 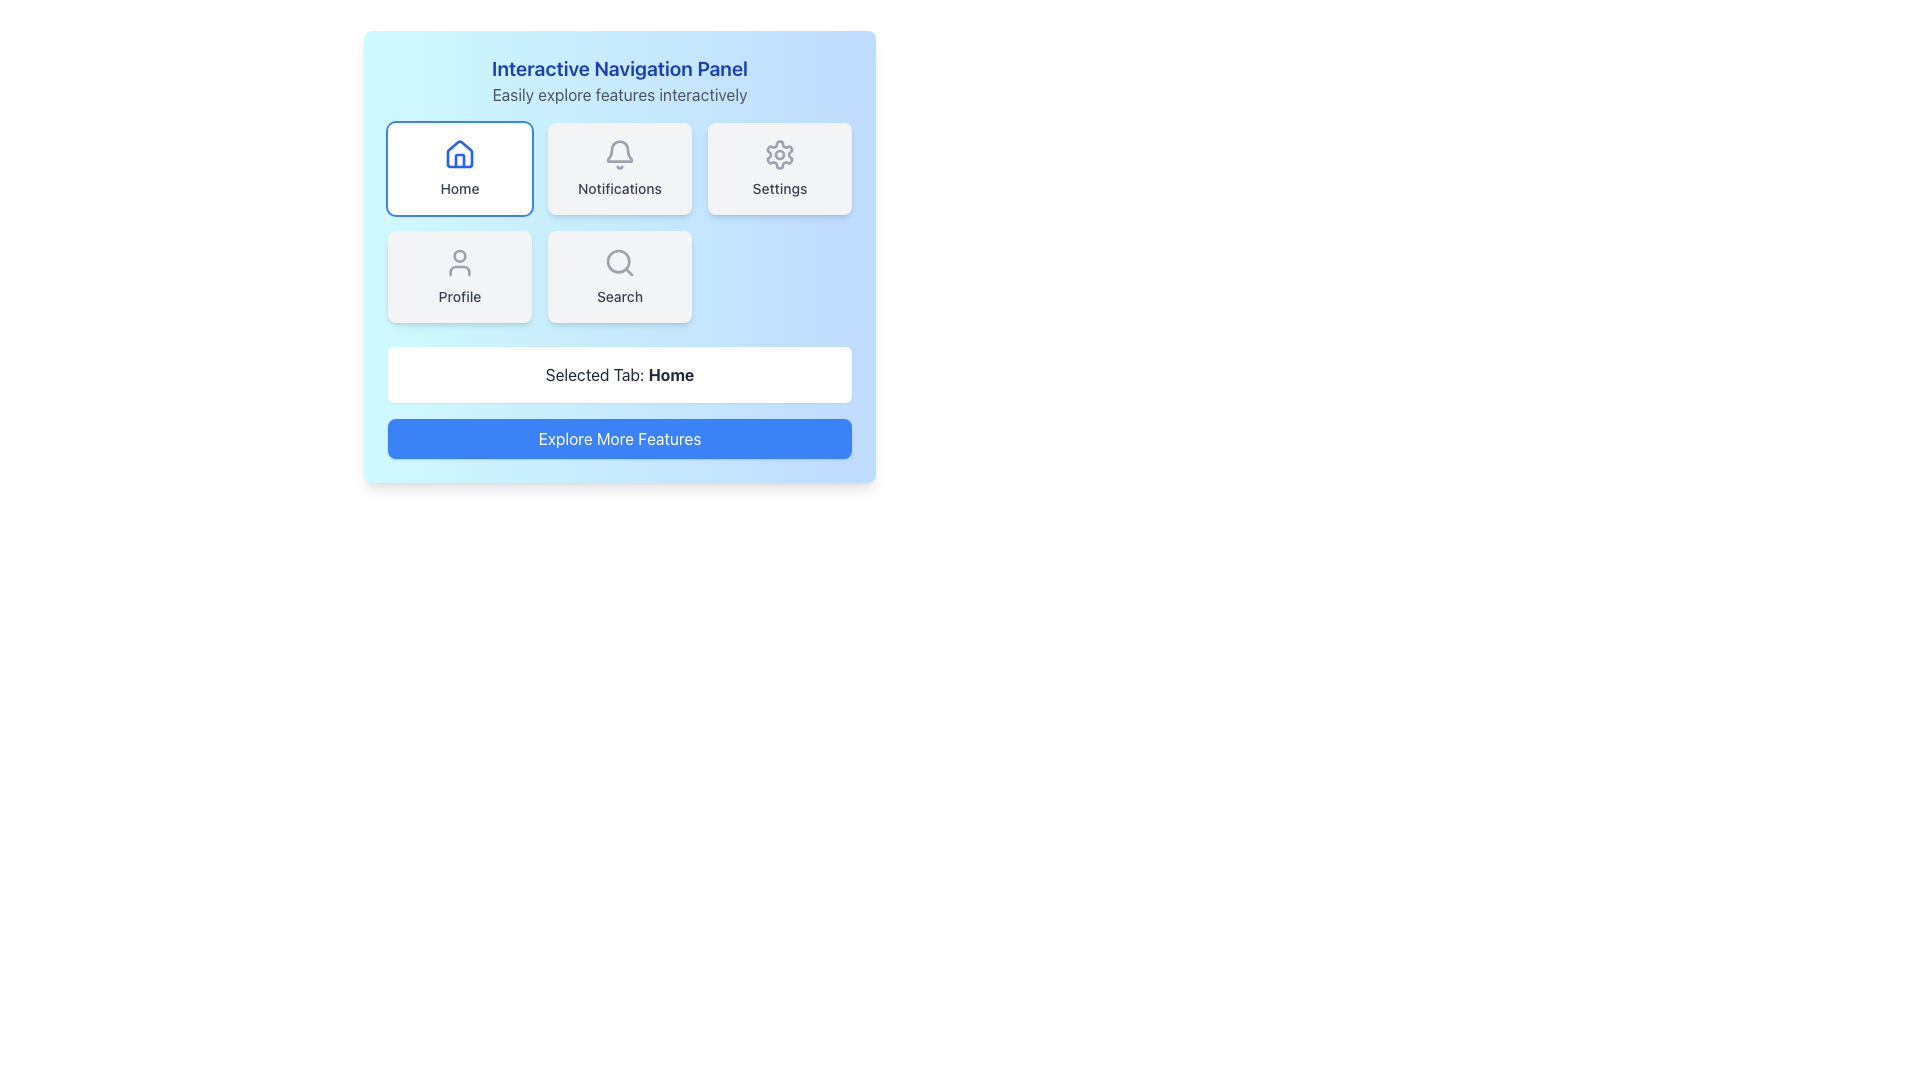 What do you see at coordinates (459, 189) in the screenshot?
I see `the textual component labeled 'Home', which is styled with a small font size and medium weight, located below the house icon in the button group` at bounding box center [459, 189].